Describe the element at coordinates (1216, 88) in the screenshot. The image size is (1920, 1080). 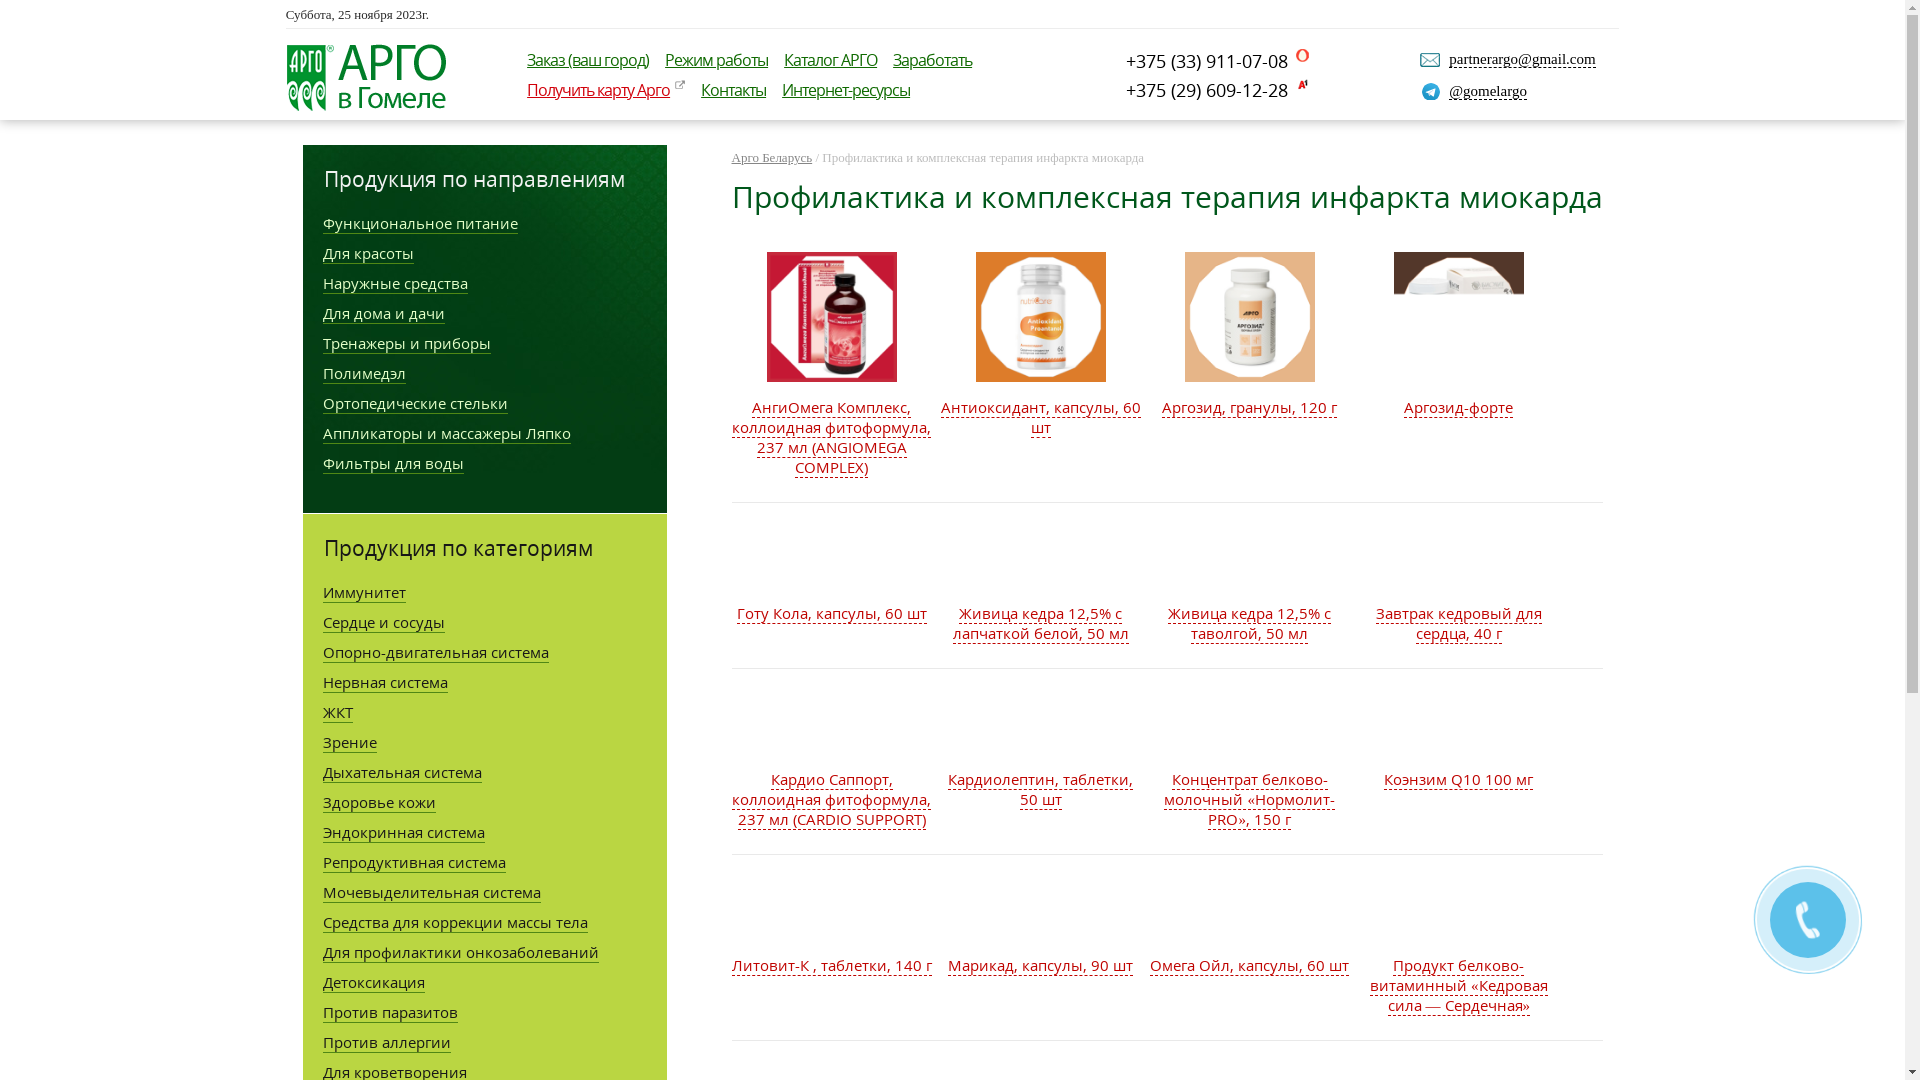
I see `'+375 (29) 609-12-28'` at that location.